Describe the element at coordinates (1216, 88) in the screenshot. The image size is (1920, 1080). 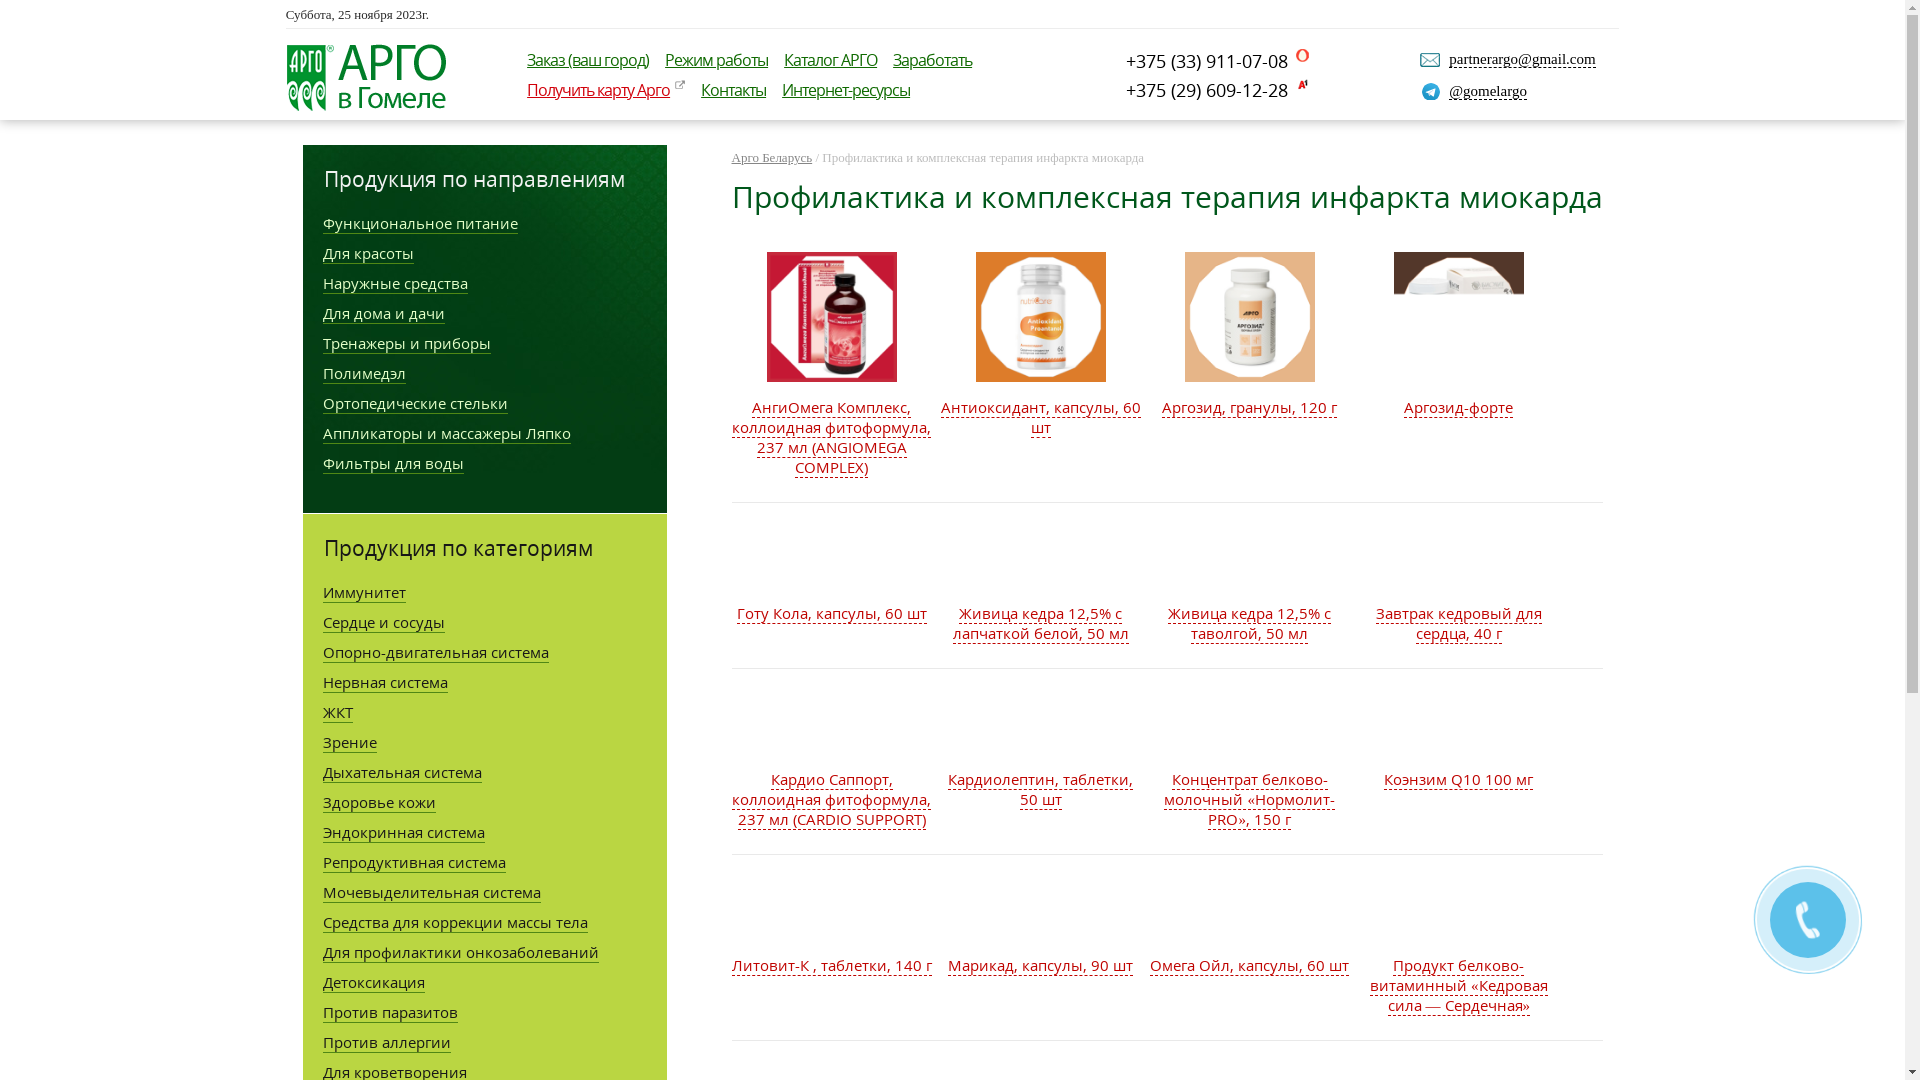
I see `'+375 (29) 609-12-28'` at that location.